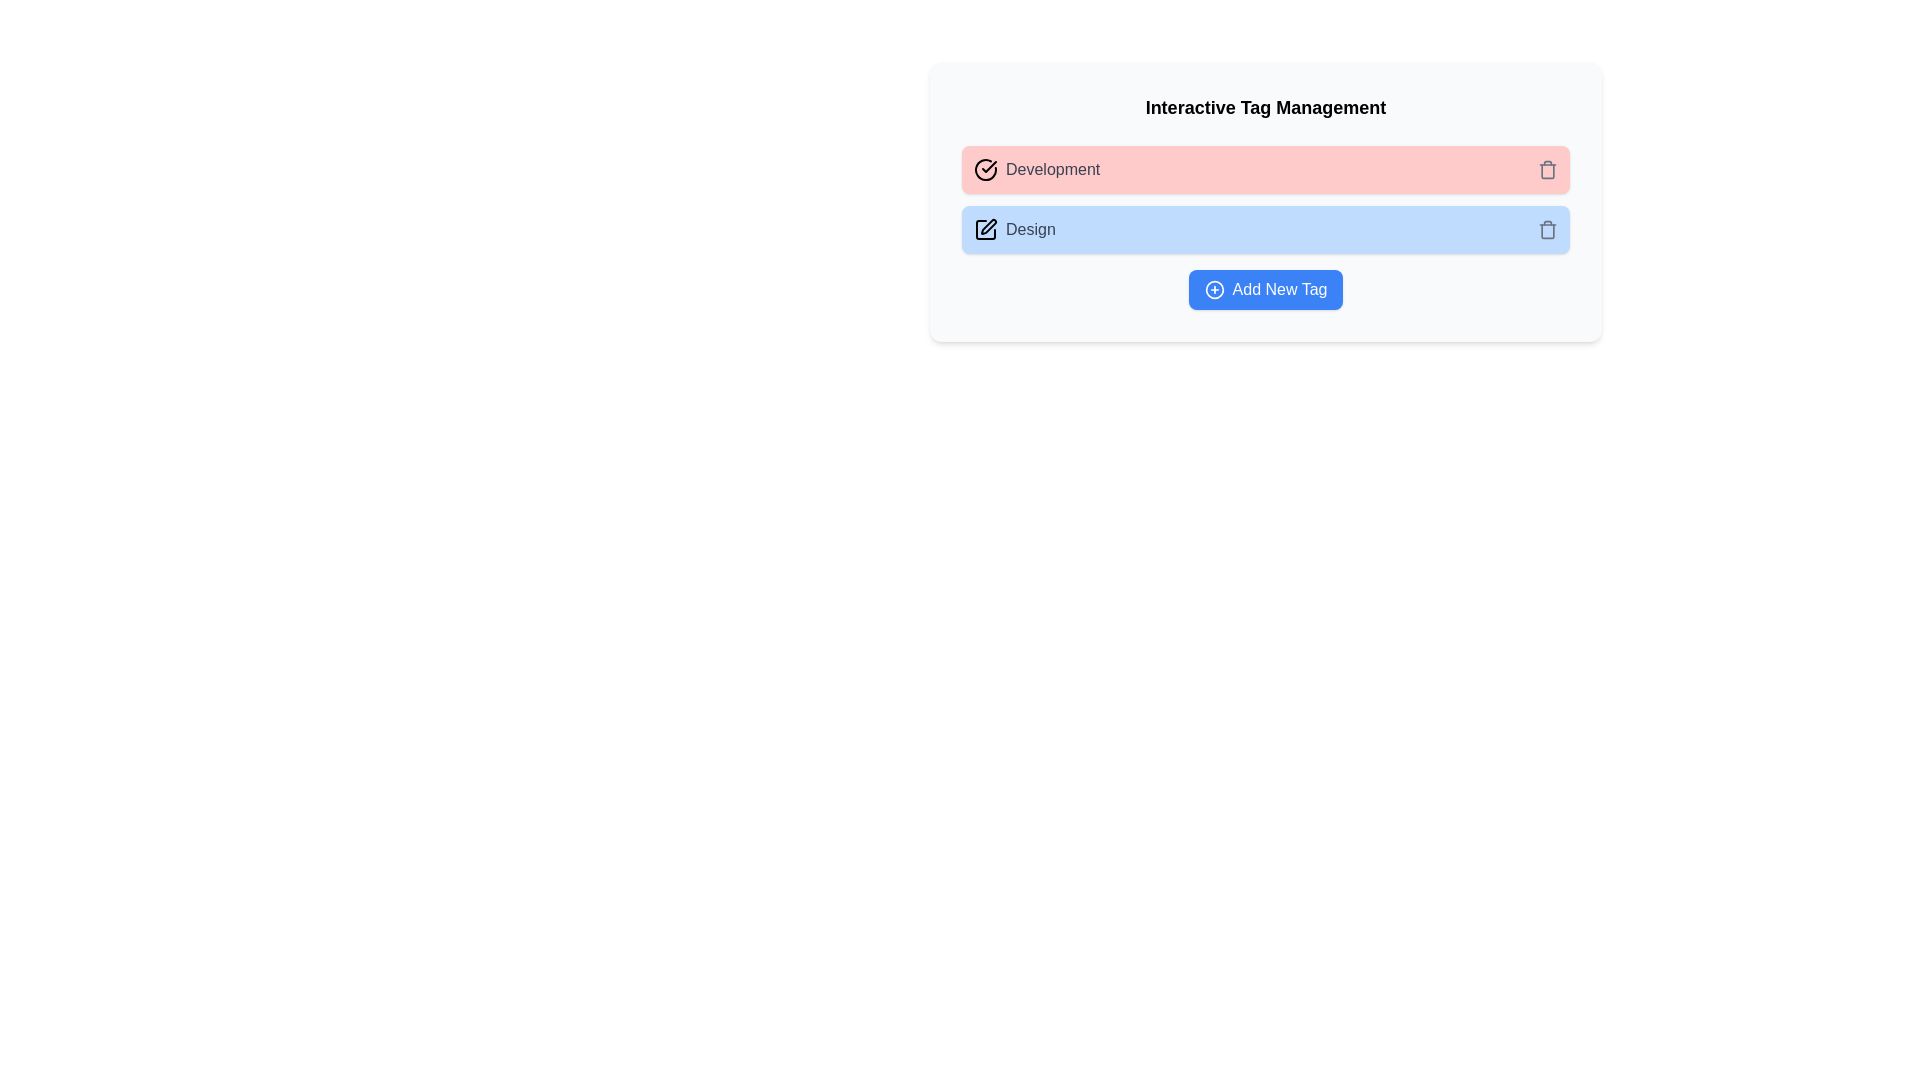 This screenshot has height=1080, width=1920. Describe the element at coordinates (1014, 229) in the screenshot. I see `the tag labeled 'Design'` at that location.